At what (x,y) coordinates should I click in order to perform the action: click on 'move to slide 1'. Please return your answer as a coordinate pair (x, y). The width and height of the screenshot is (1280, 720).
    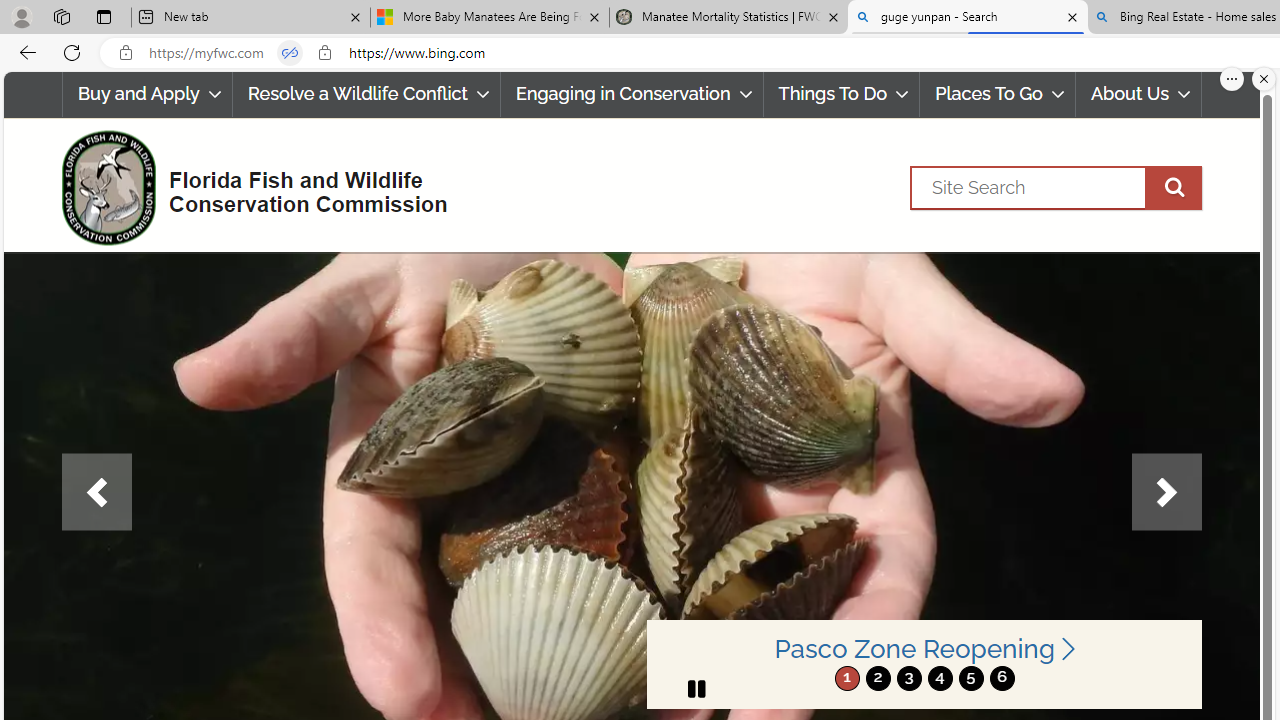
    Looking at the image, I should click on (847, 677).